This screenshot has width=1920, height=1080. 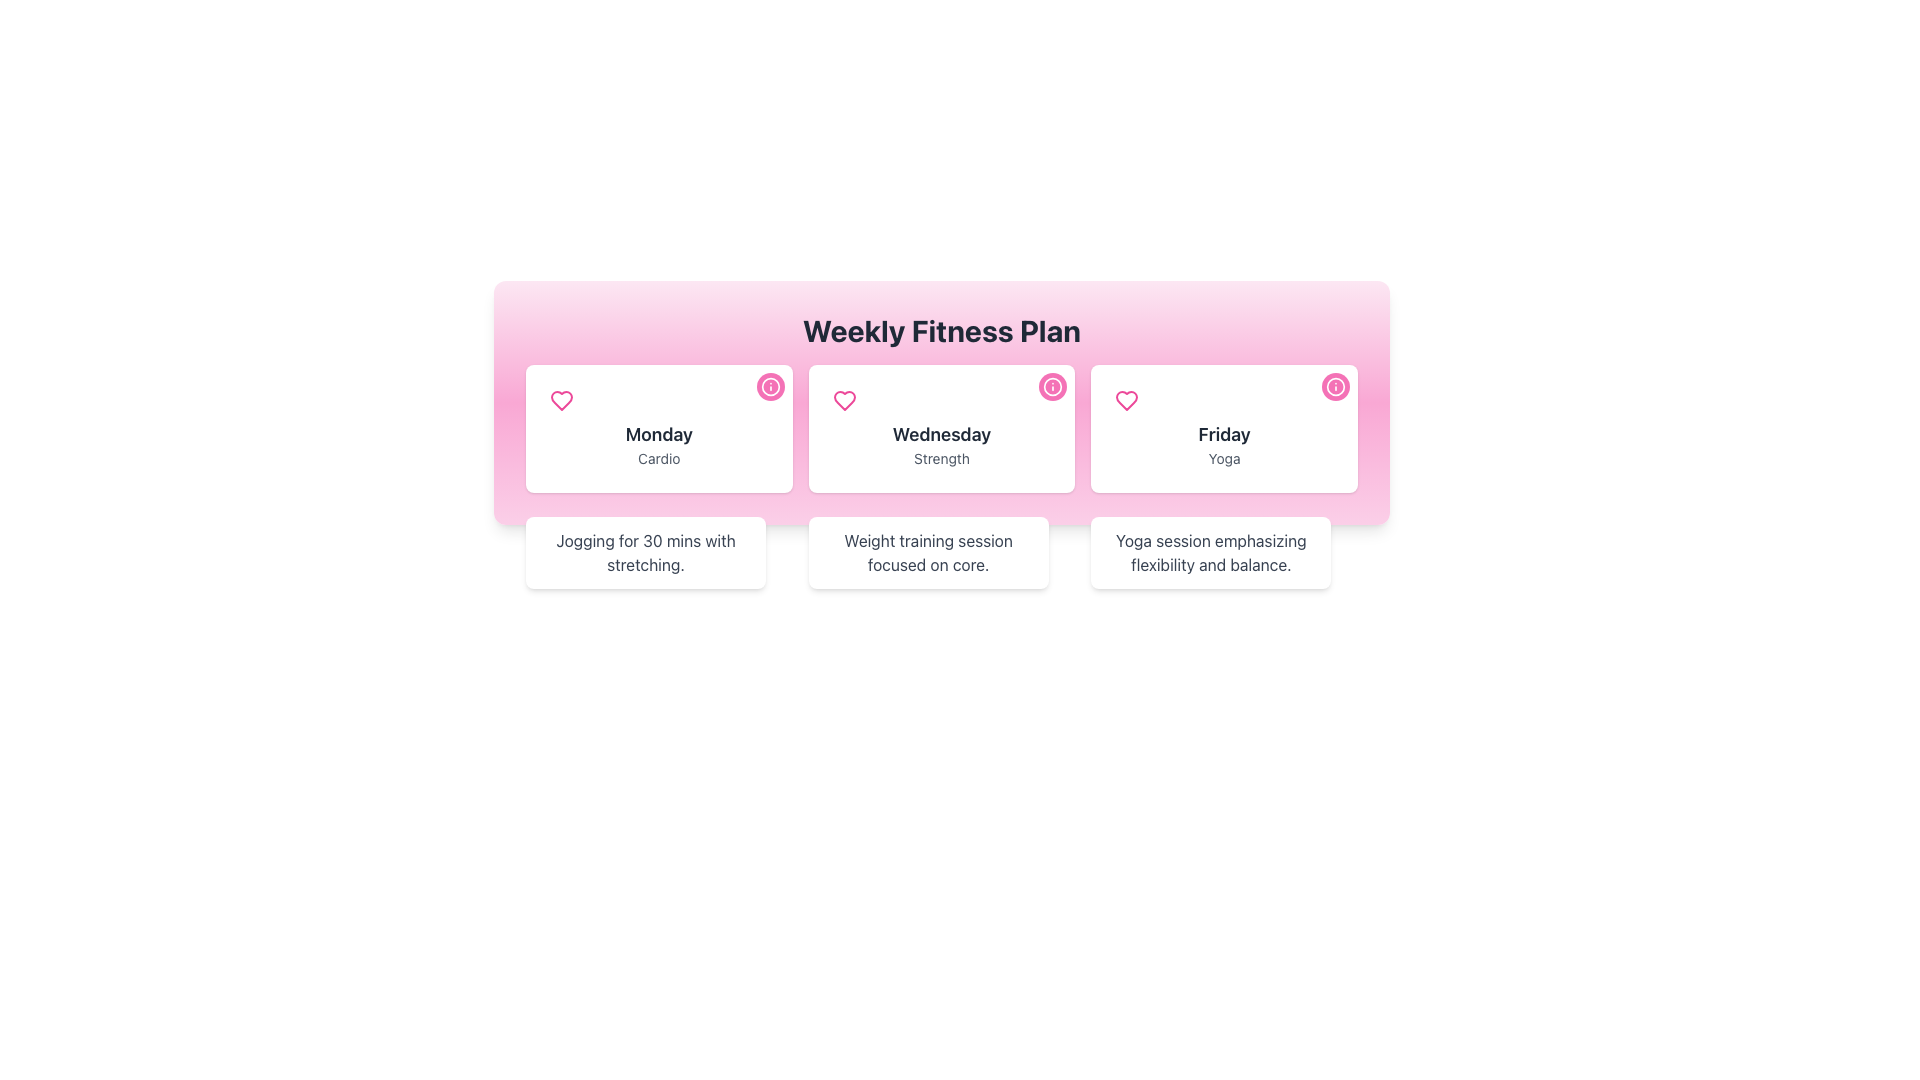 What do you see at coordinates (646, 552) in the screenshot?
I see `the text element that reads 'Jogging for 30 mins with stretching.' located below the 'Monday' card in the 'Weekly Fitness Plan' section` at bounding box center [646, 552].